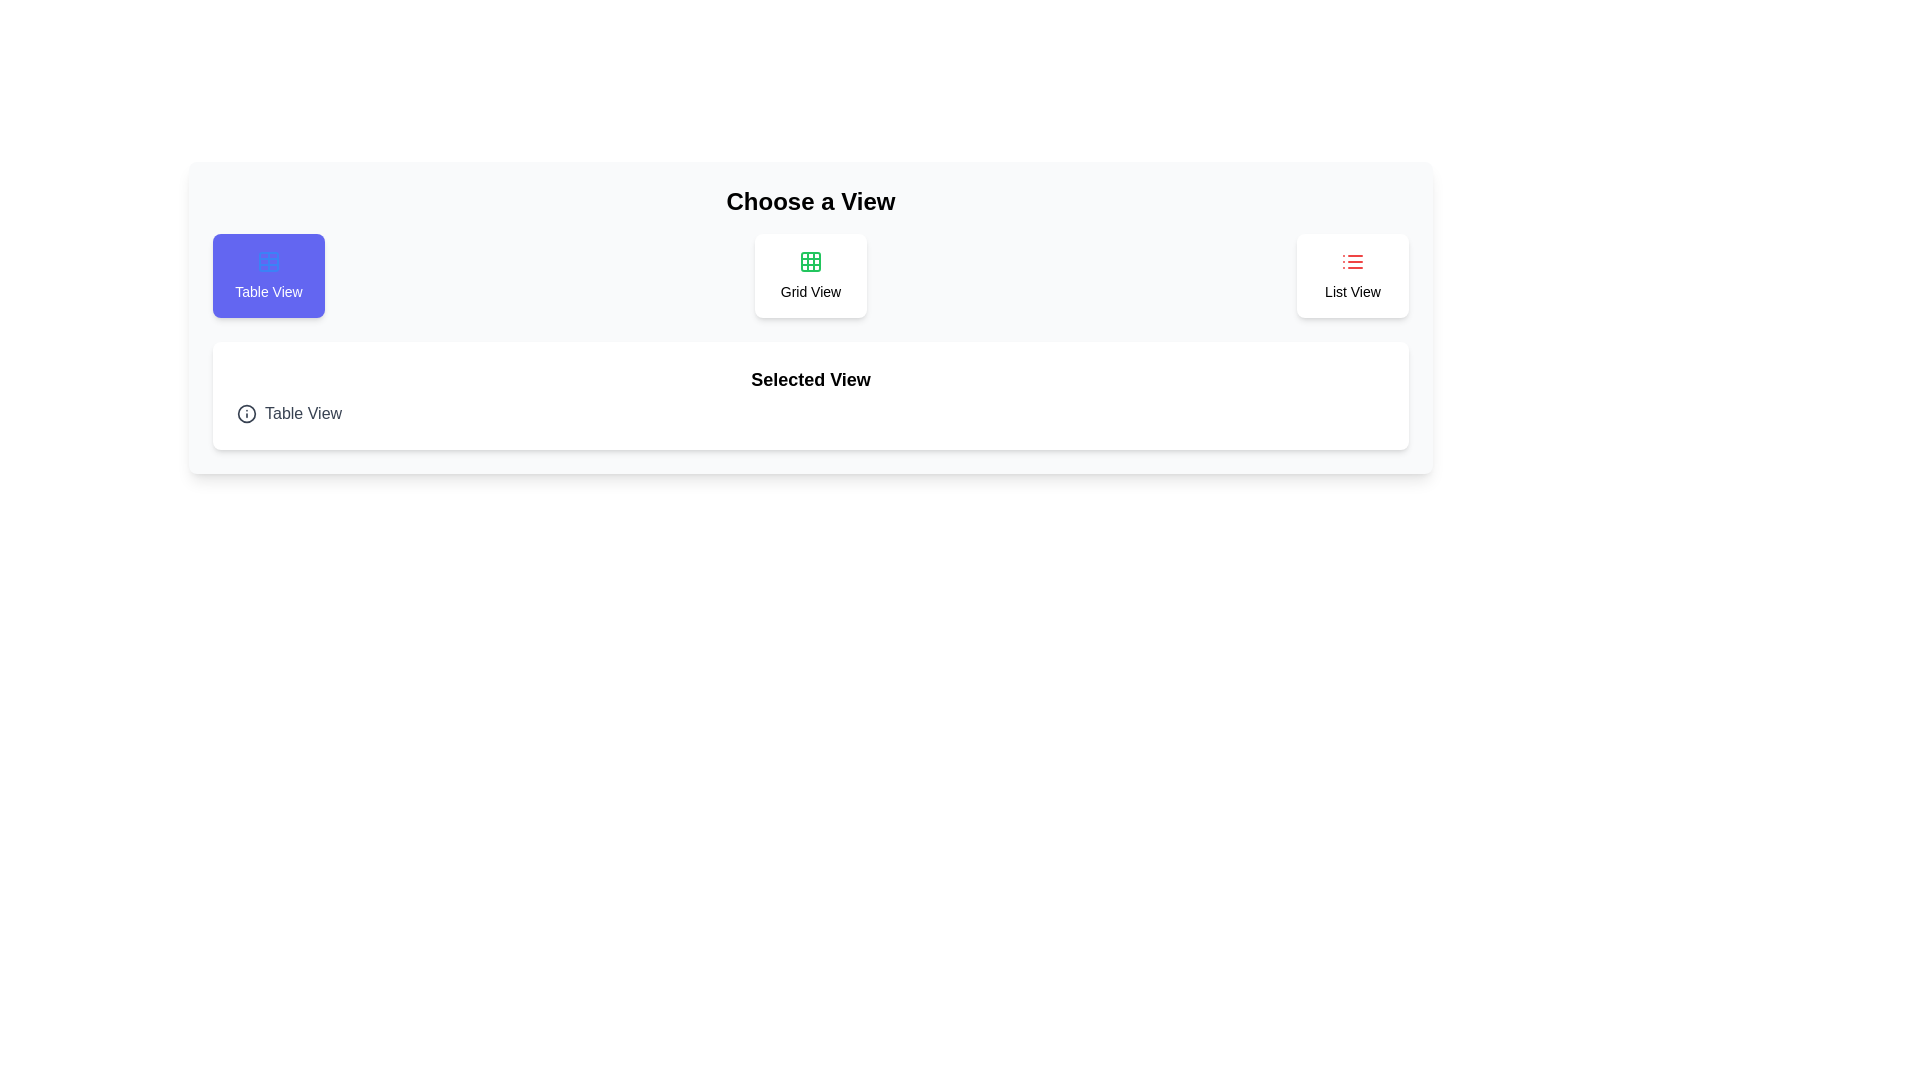 The image size is (1920, 1080). Describe the element at coordinates (245, 412) in the screenshot. I see `the informational icon located to the left of the 'Table View' text` at that location.